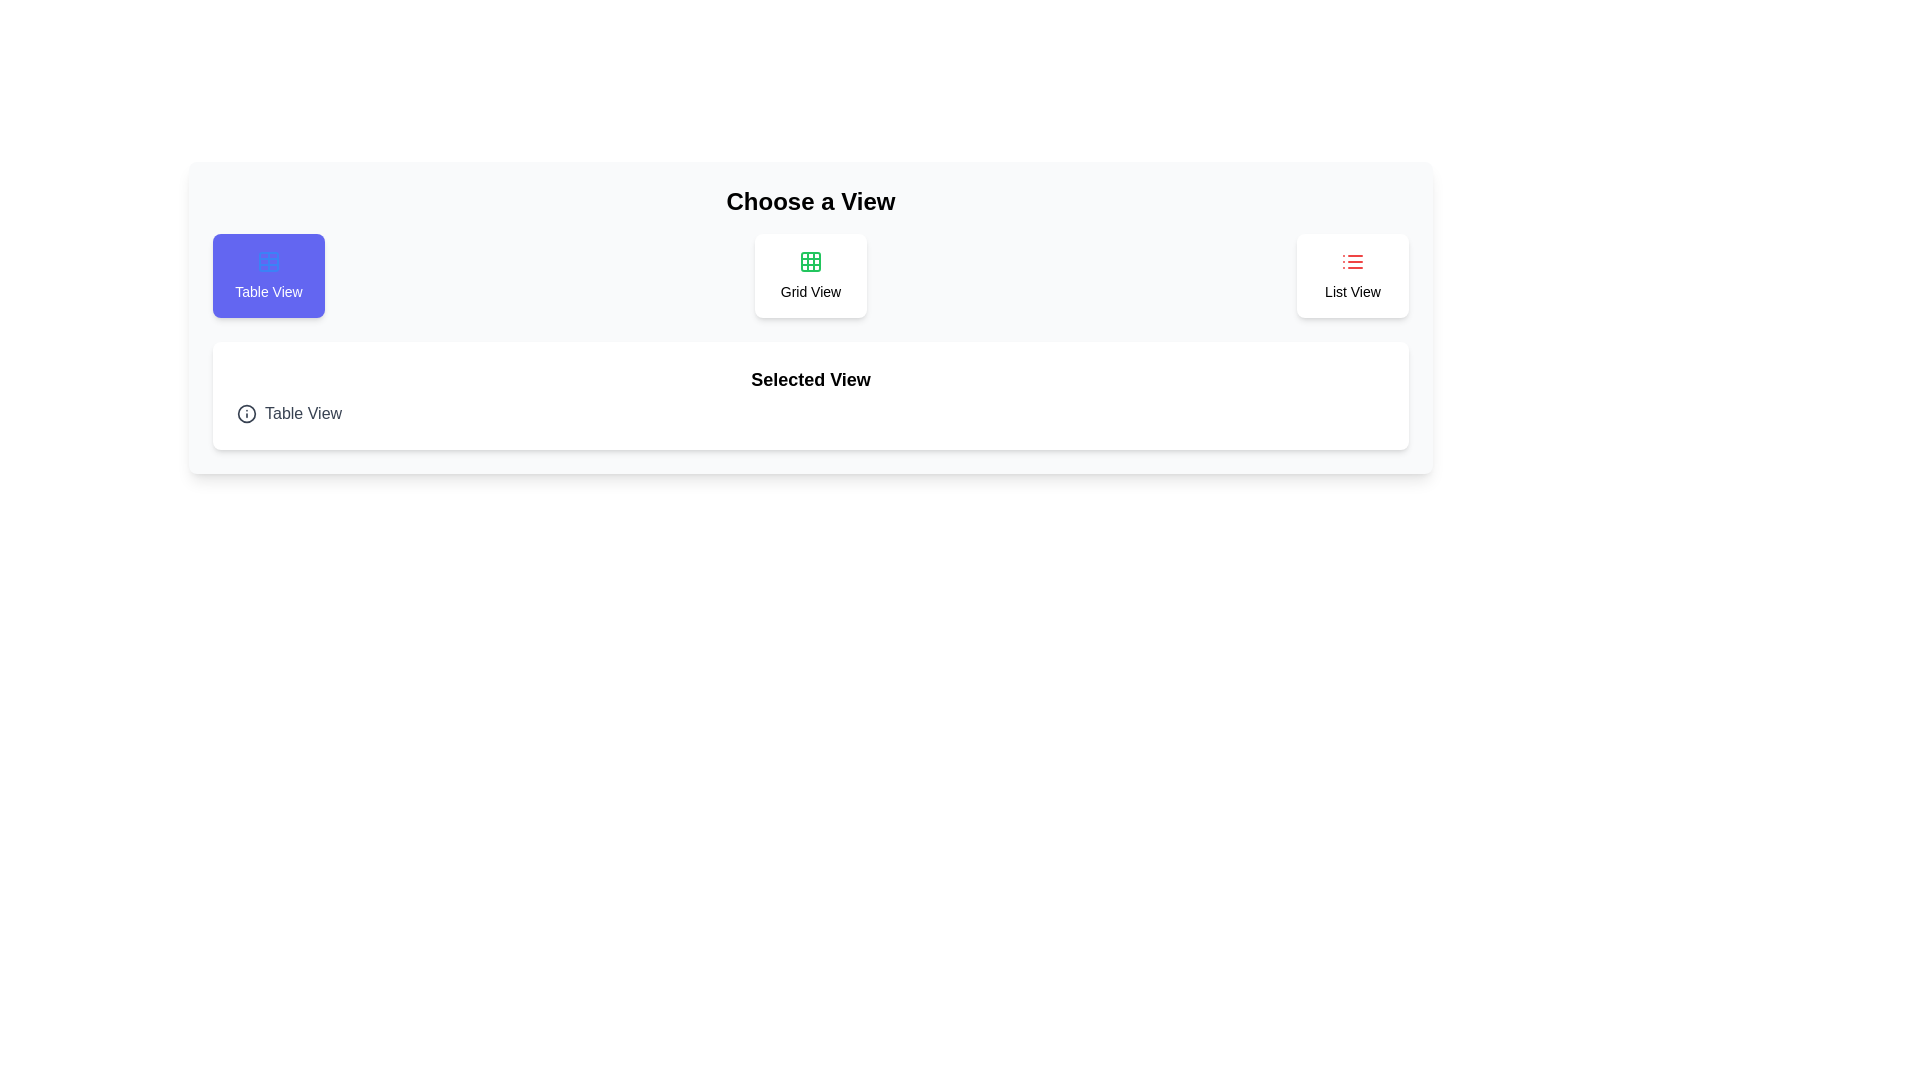 The image size is (1920, 1080). Describe the element at coordinates (245, 412) in the screenshot. I see `the informational icon located to the left of the 'Table View' text` at that location.